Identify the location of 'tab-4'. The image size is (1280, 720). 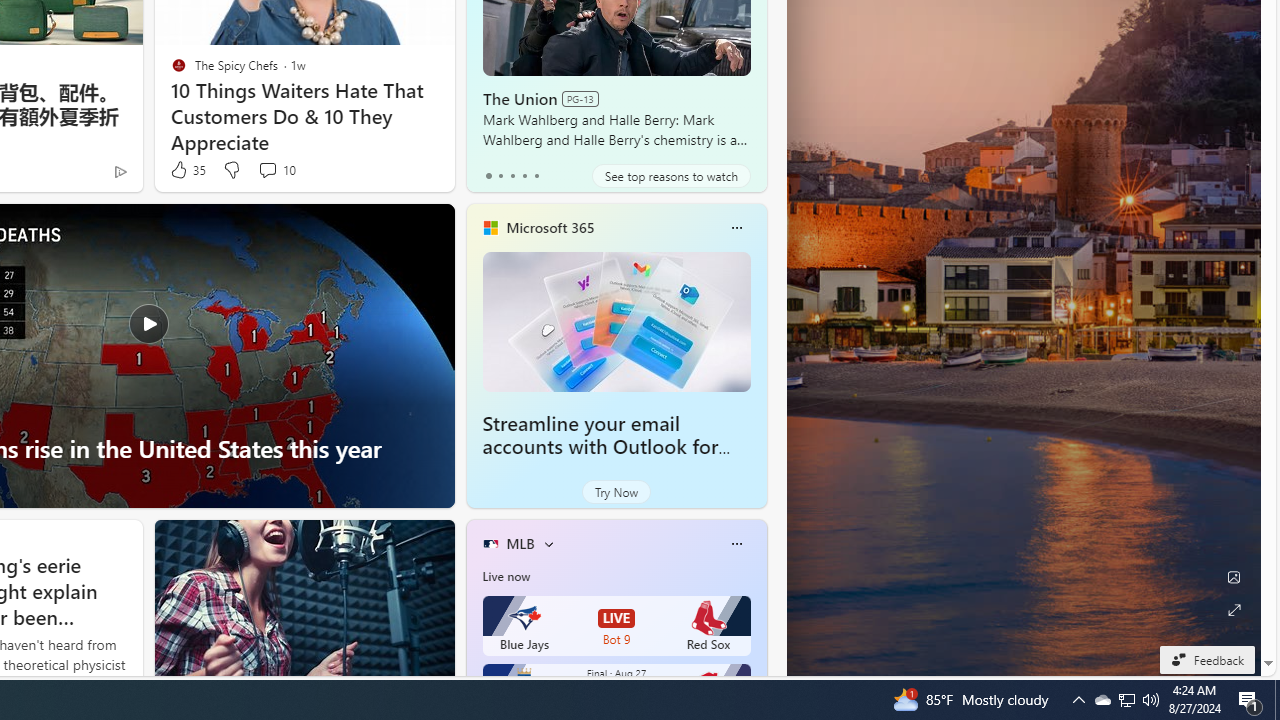
(536, 175).